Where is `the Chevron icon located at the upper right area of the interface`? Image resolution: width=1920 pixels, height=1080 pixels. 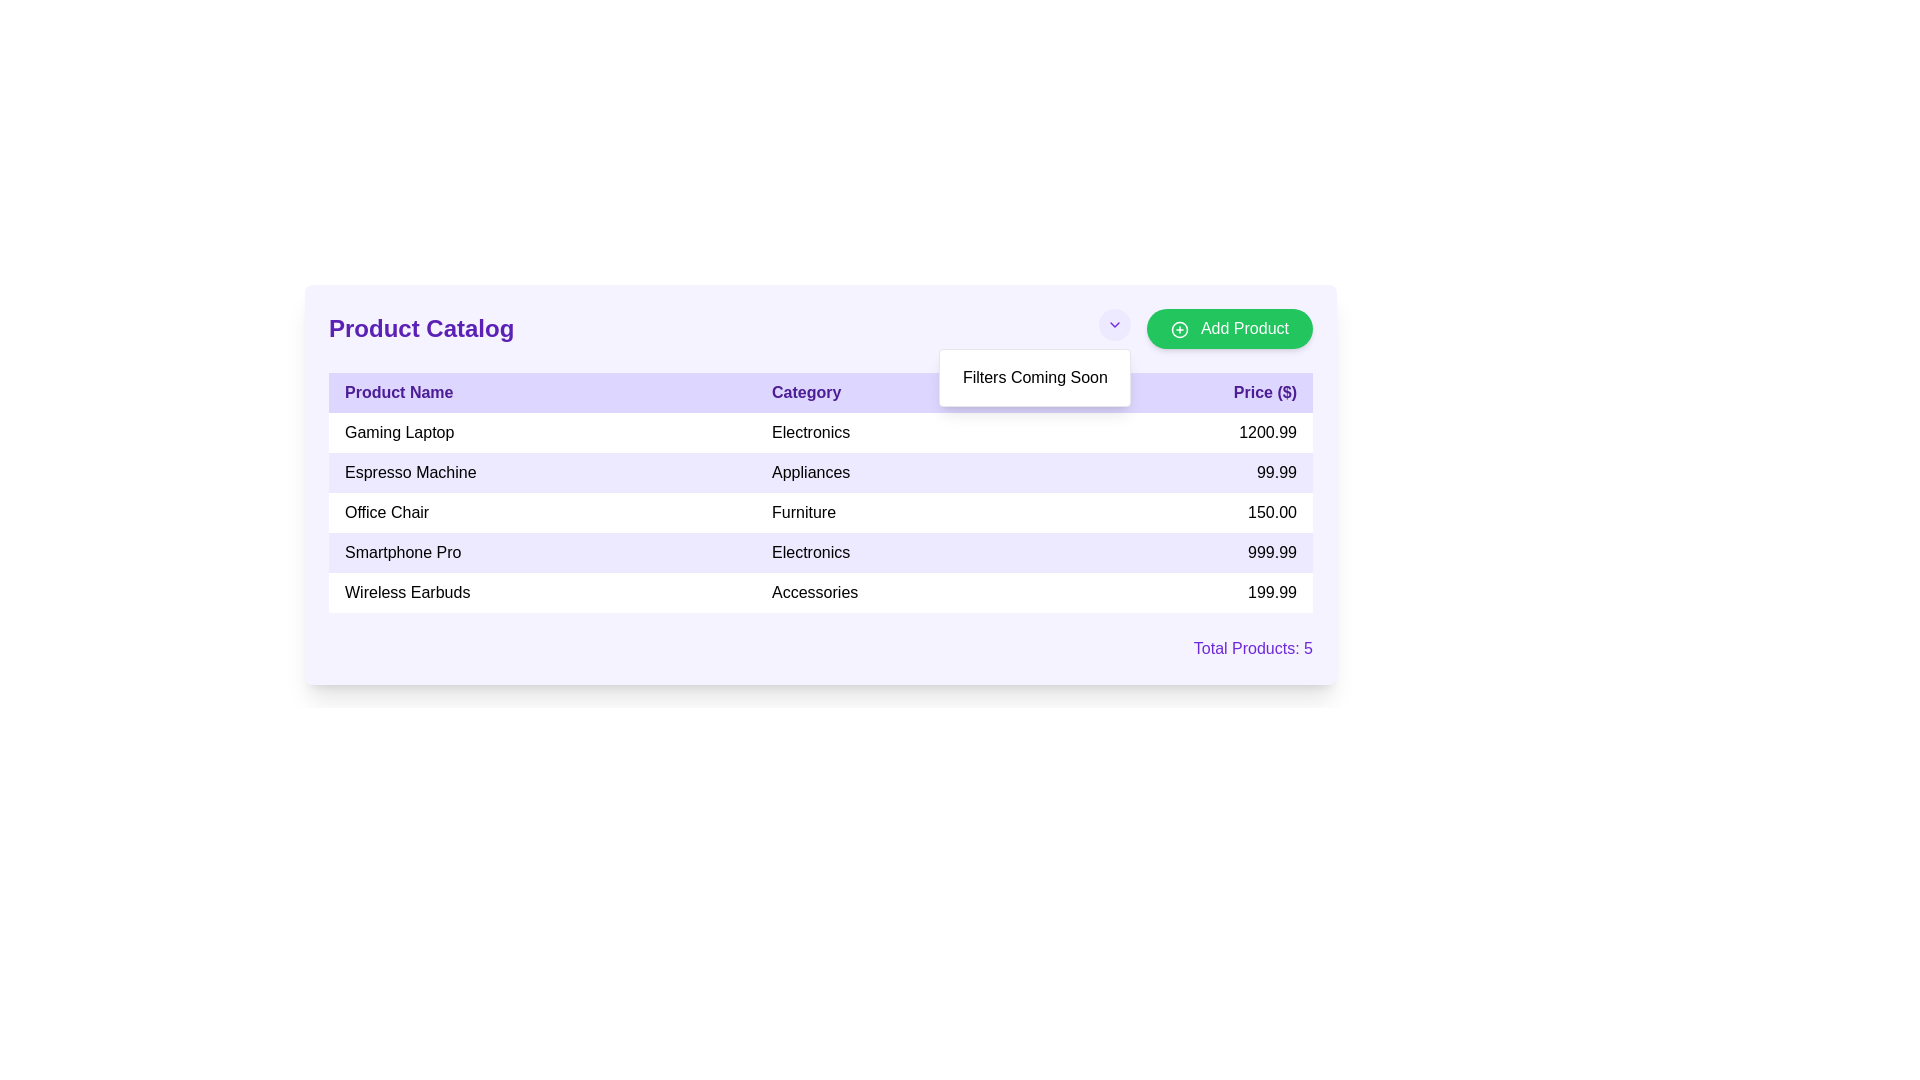 the Chevron icon located at the upper right area of the interface is located at coordinates (1114, 323).